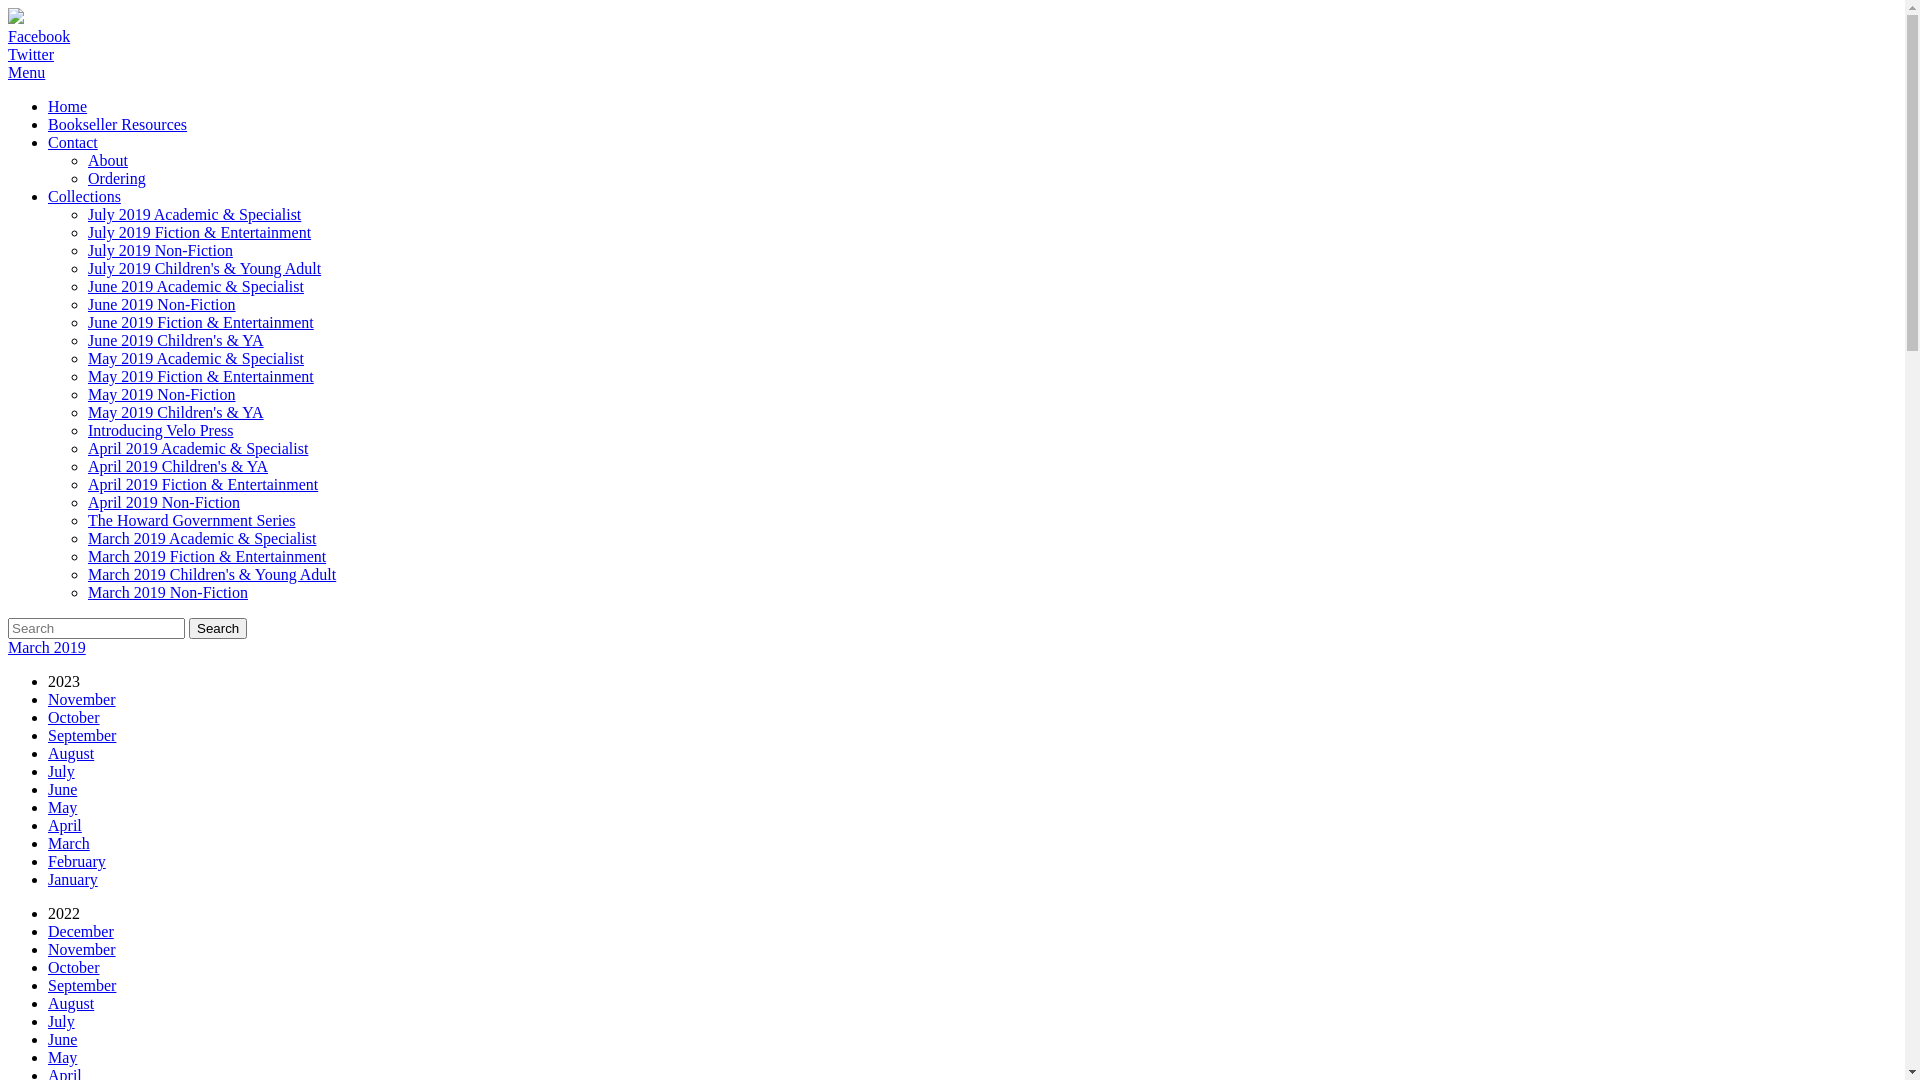 The image size is (1920, 1080). Describe the element at coordinates (67, 106) in the screenshot. I see `'Home'` at that location.